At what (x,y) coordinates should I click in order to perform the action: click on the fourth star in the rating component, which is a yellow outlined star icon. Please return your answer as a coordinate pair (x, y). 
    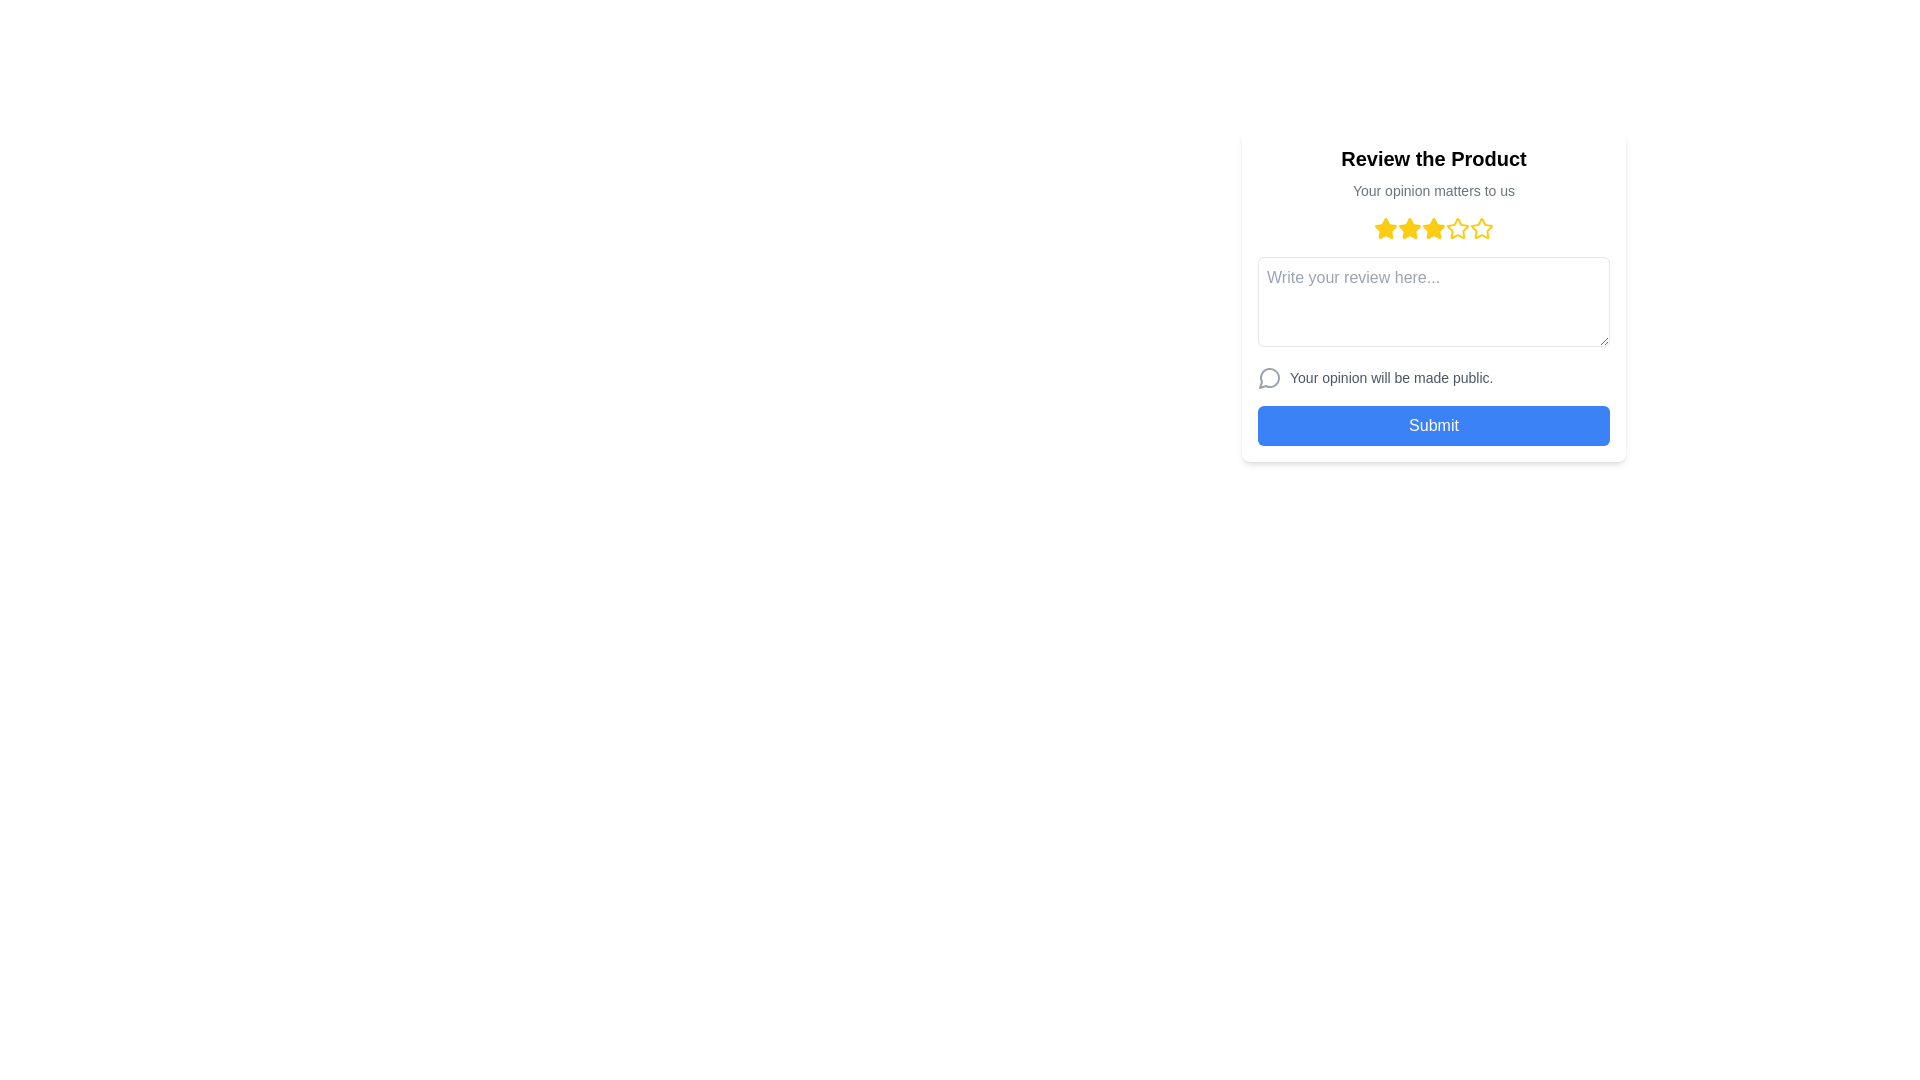
    Looking at the image, I should click on (1482, 227).